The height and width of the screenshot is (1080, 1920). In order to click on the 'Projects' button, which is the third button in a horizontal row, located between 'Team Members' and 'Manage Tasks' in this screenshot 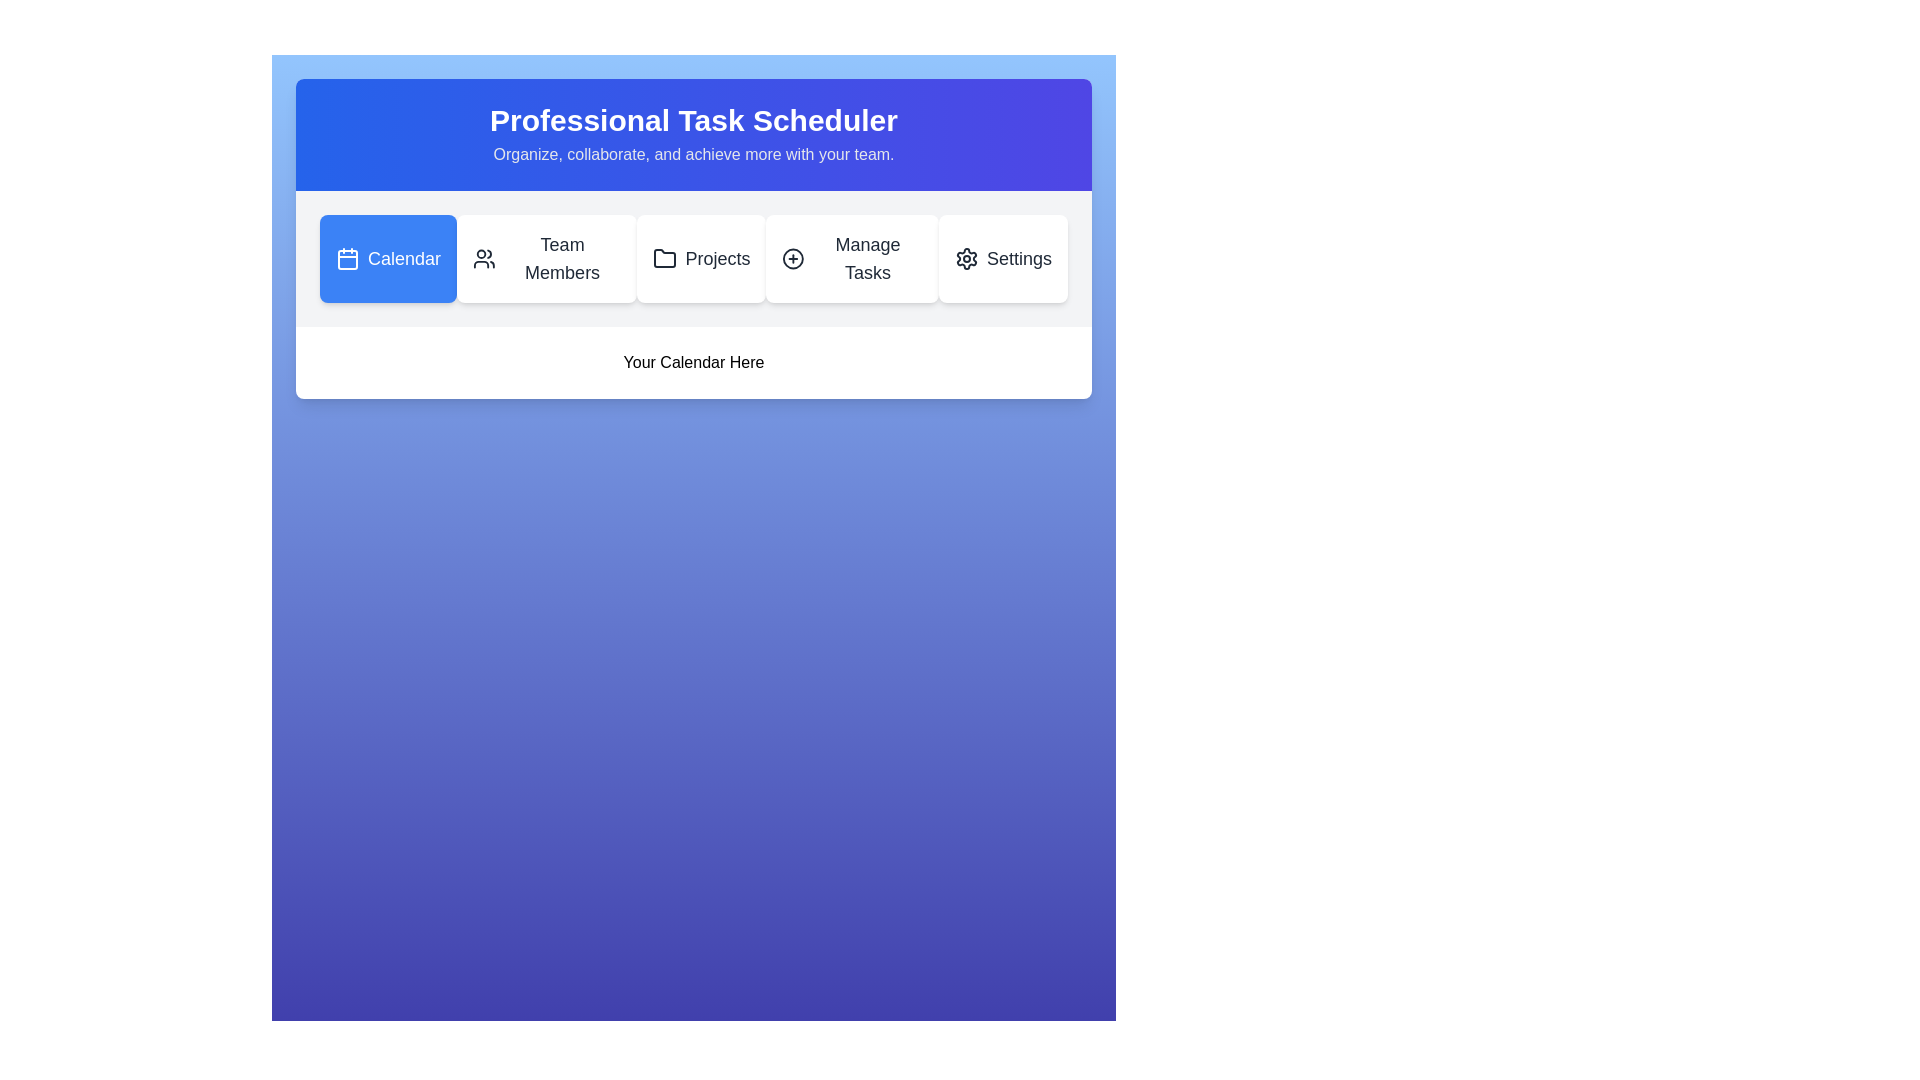, I will do `click(701, 257)`.